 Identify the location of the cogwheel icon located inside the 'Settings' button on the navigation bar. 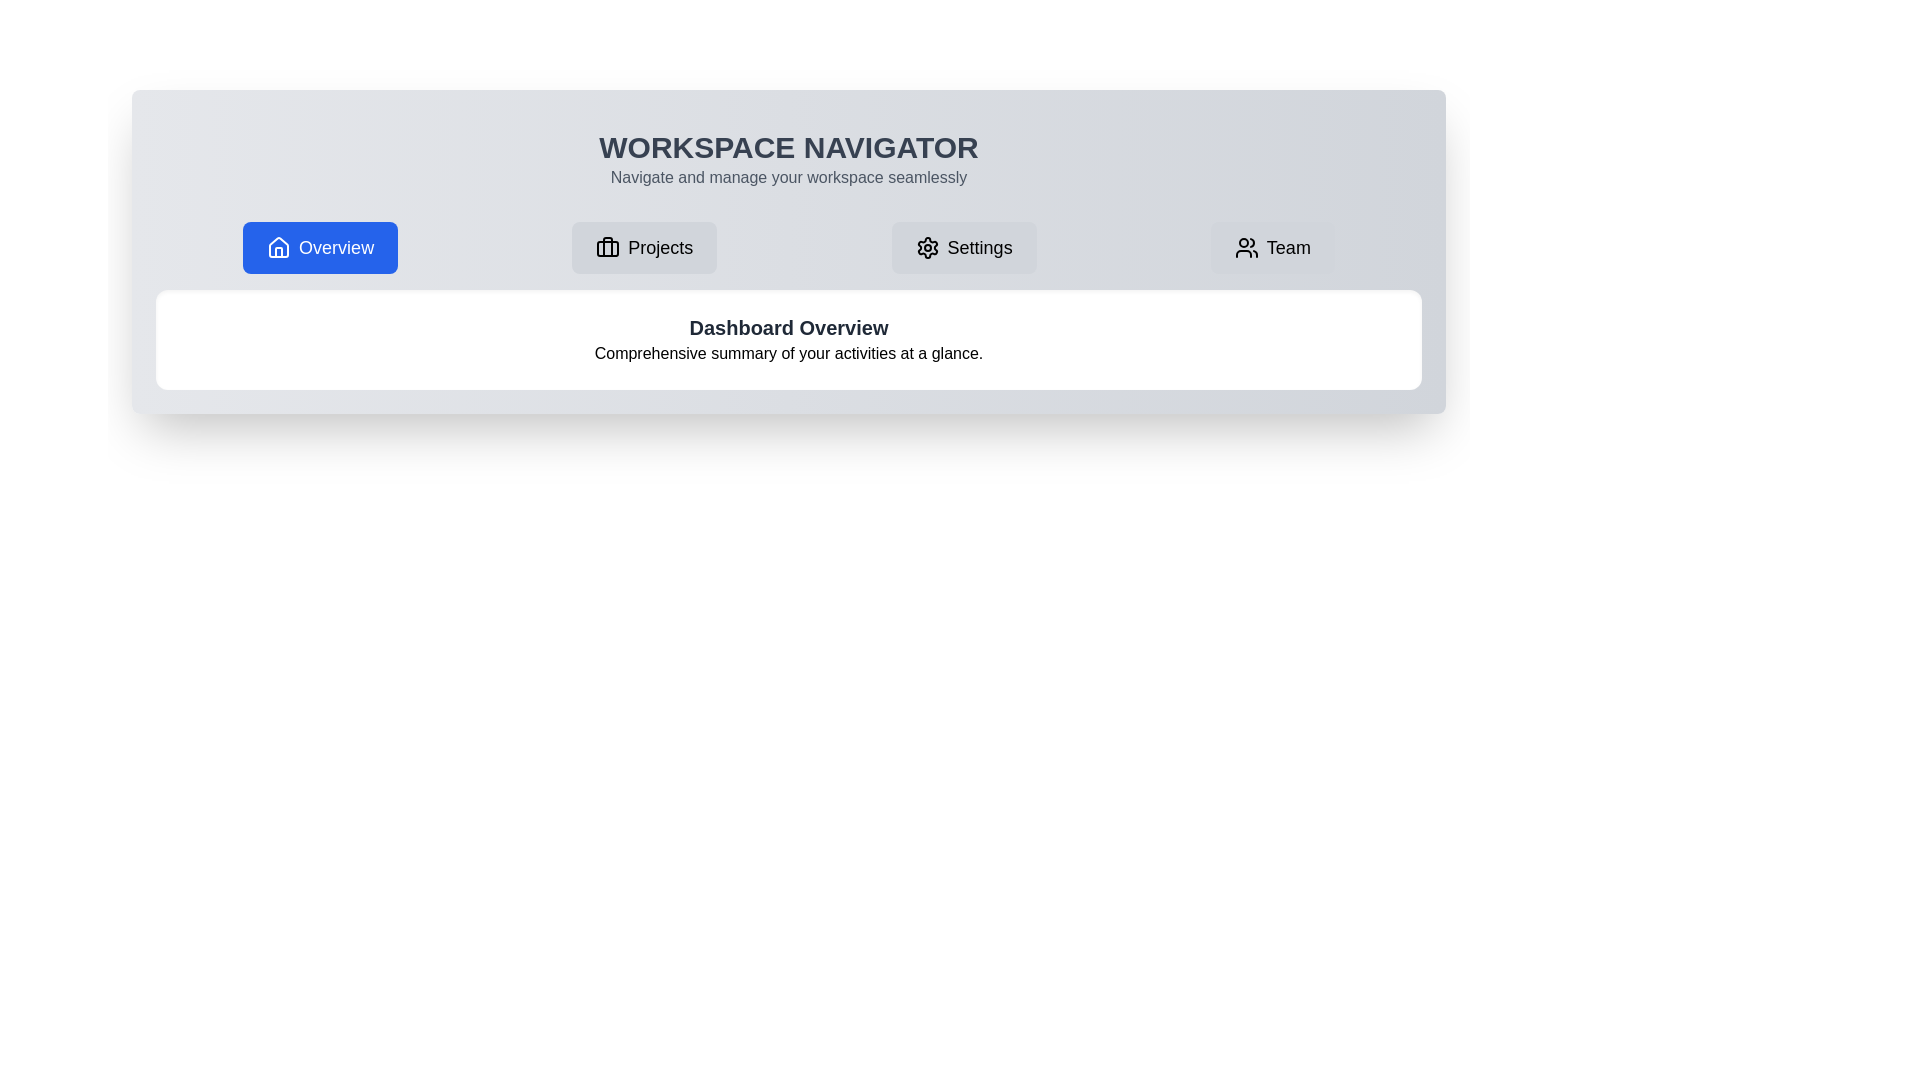
(926, 246).